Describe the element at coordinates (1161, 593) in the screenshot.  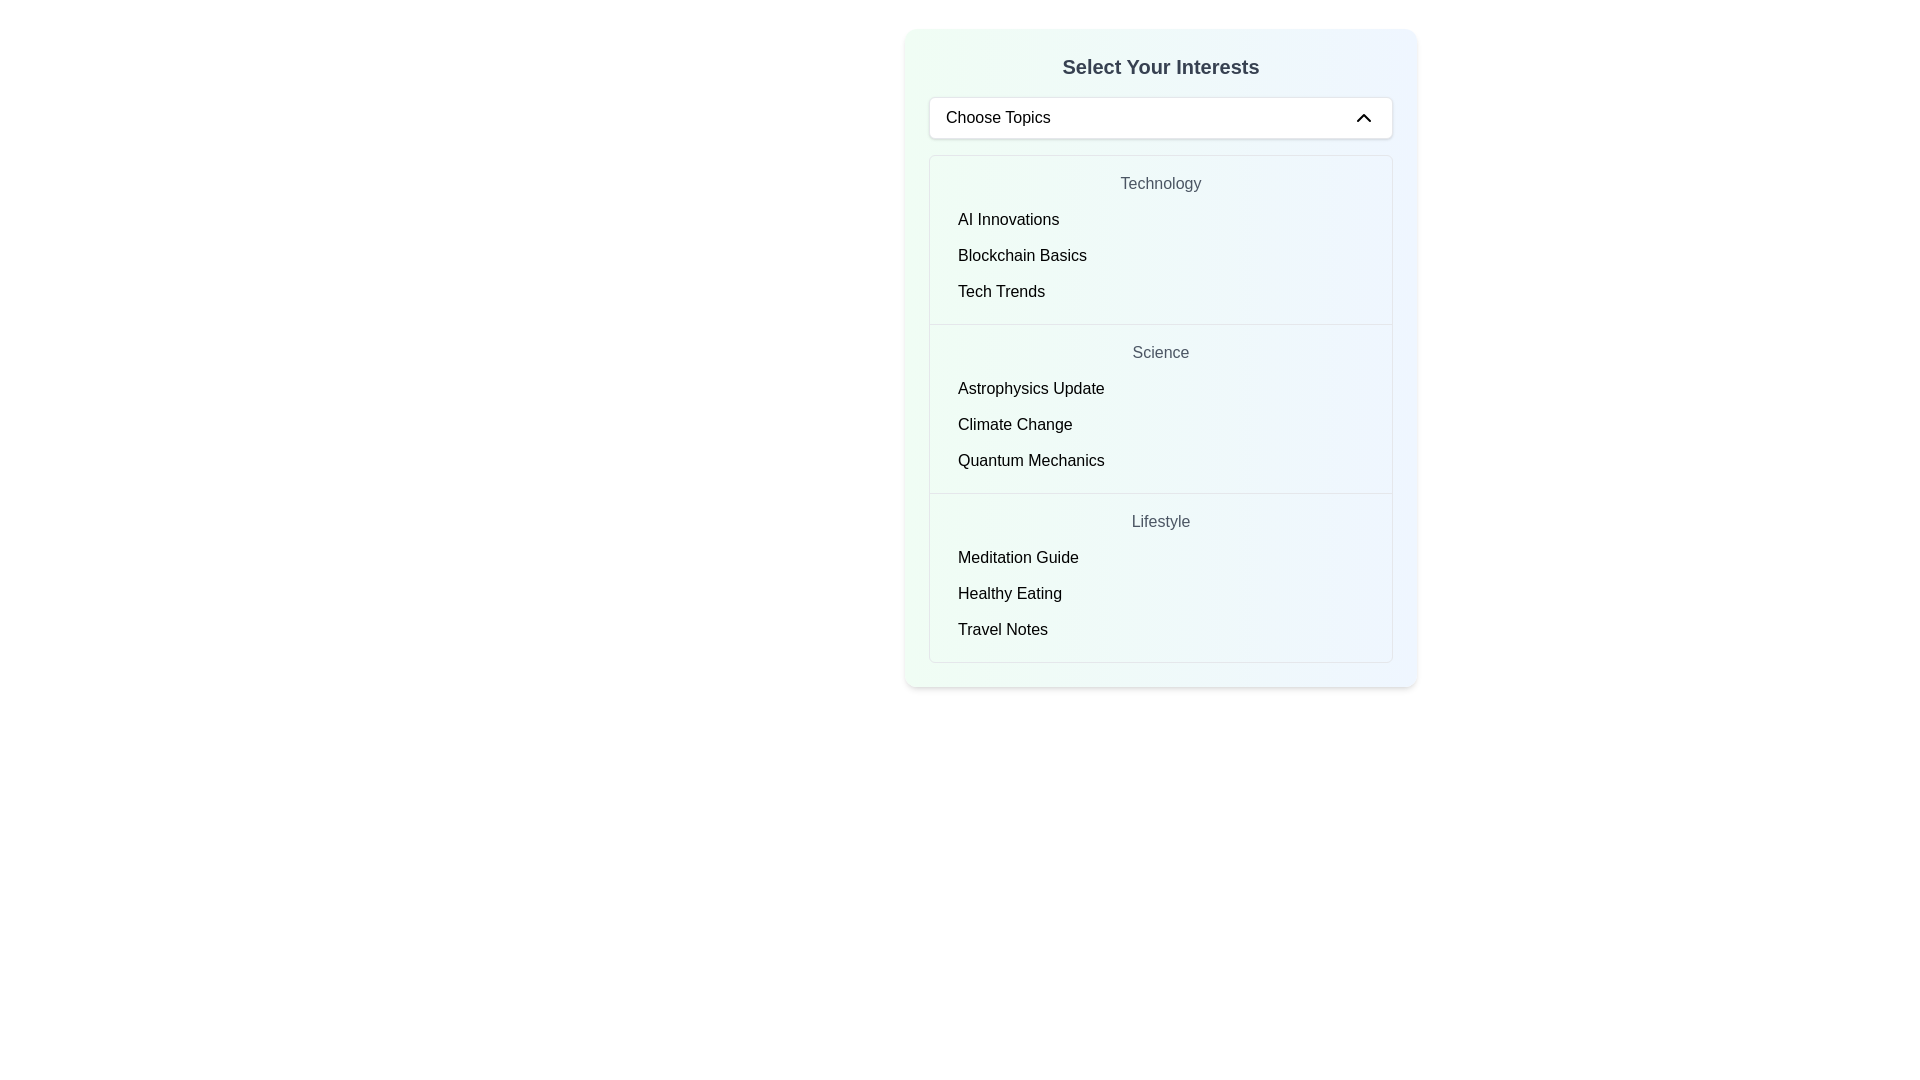
I see `the selectable list item labeled 'Healthy Eating', which is the second item under the 'Lifestyle' section` at that location.